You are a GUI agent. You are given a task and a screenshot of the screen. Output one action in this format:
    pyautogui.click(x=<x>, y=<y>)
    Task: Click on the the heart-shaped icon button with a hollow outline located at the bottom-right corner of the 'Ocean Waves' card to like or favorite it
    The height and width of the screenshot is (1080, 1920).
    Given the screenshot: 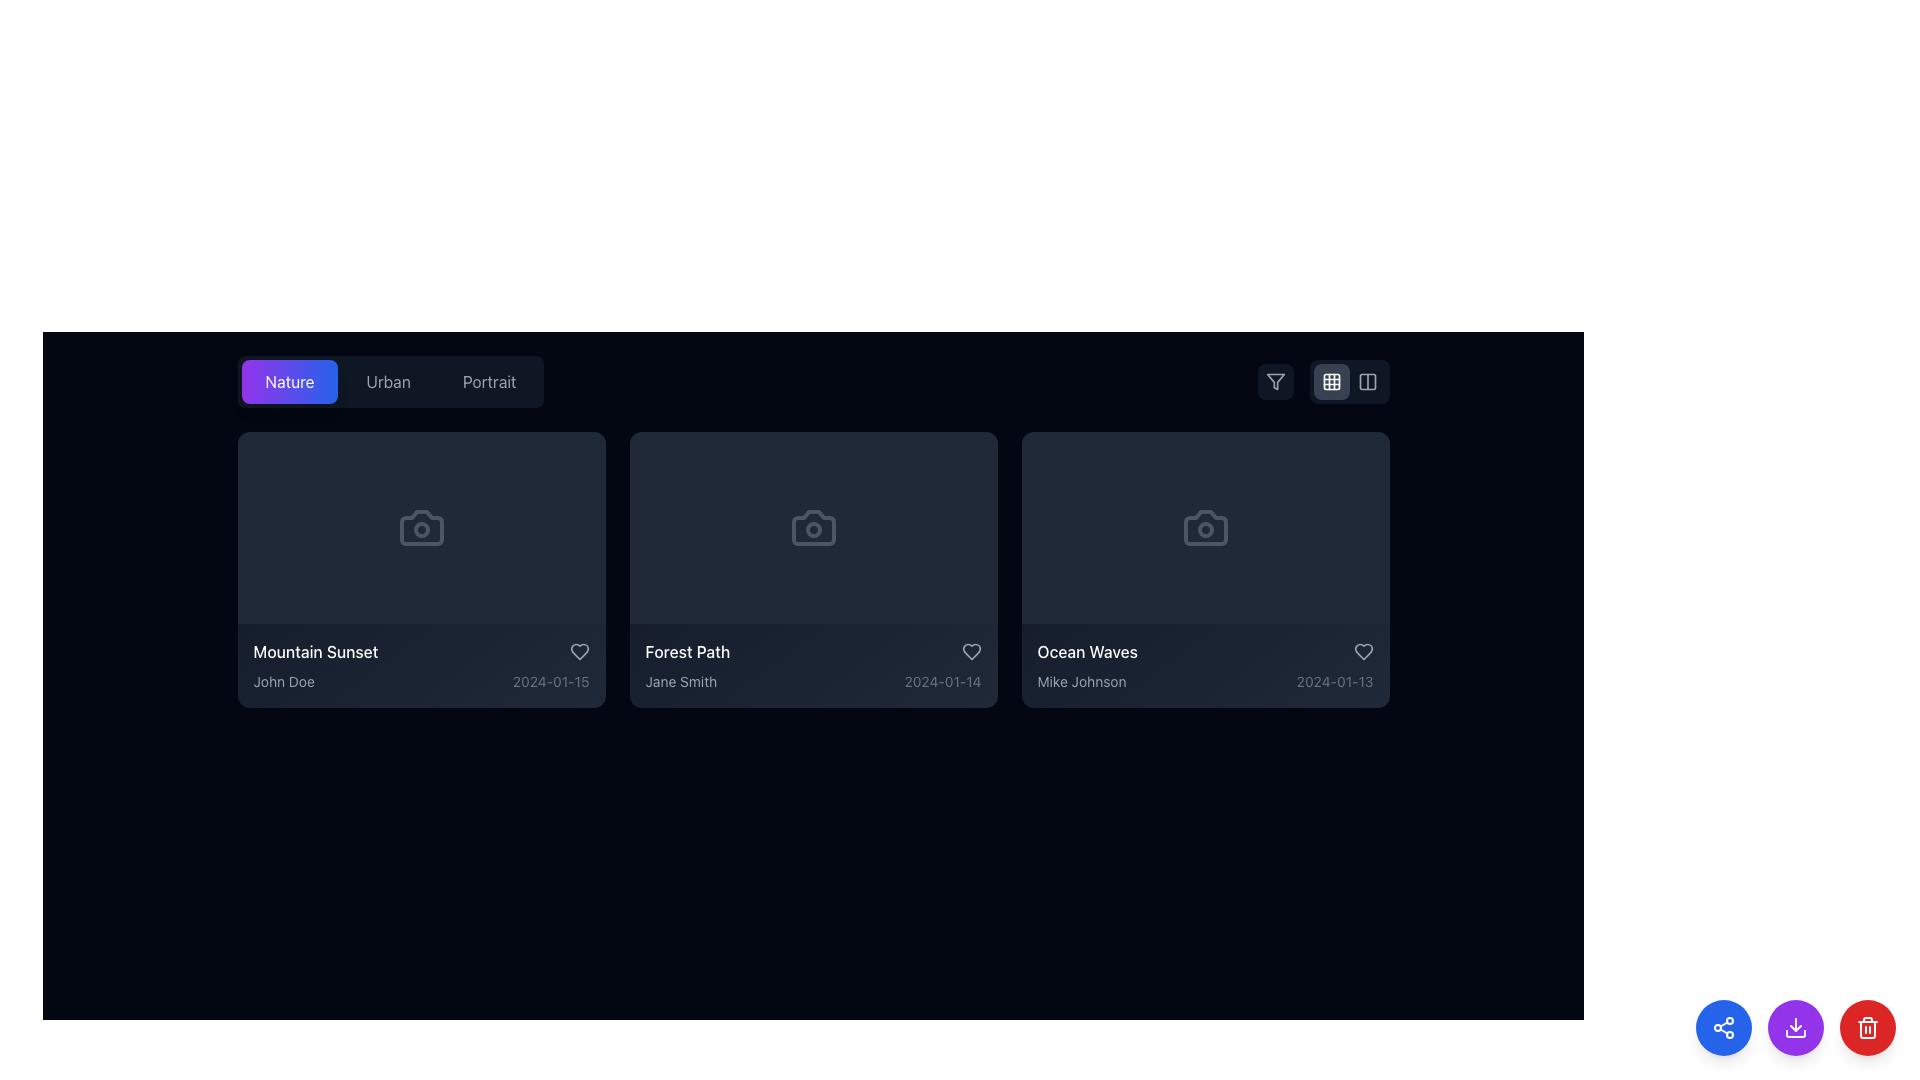 What is the action you would take?
    pyautogui.click(x=1362, y=651)
    